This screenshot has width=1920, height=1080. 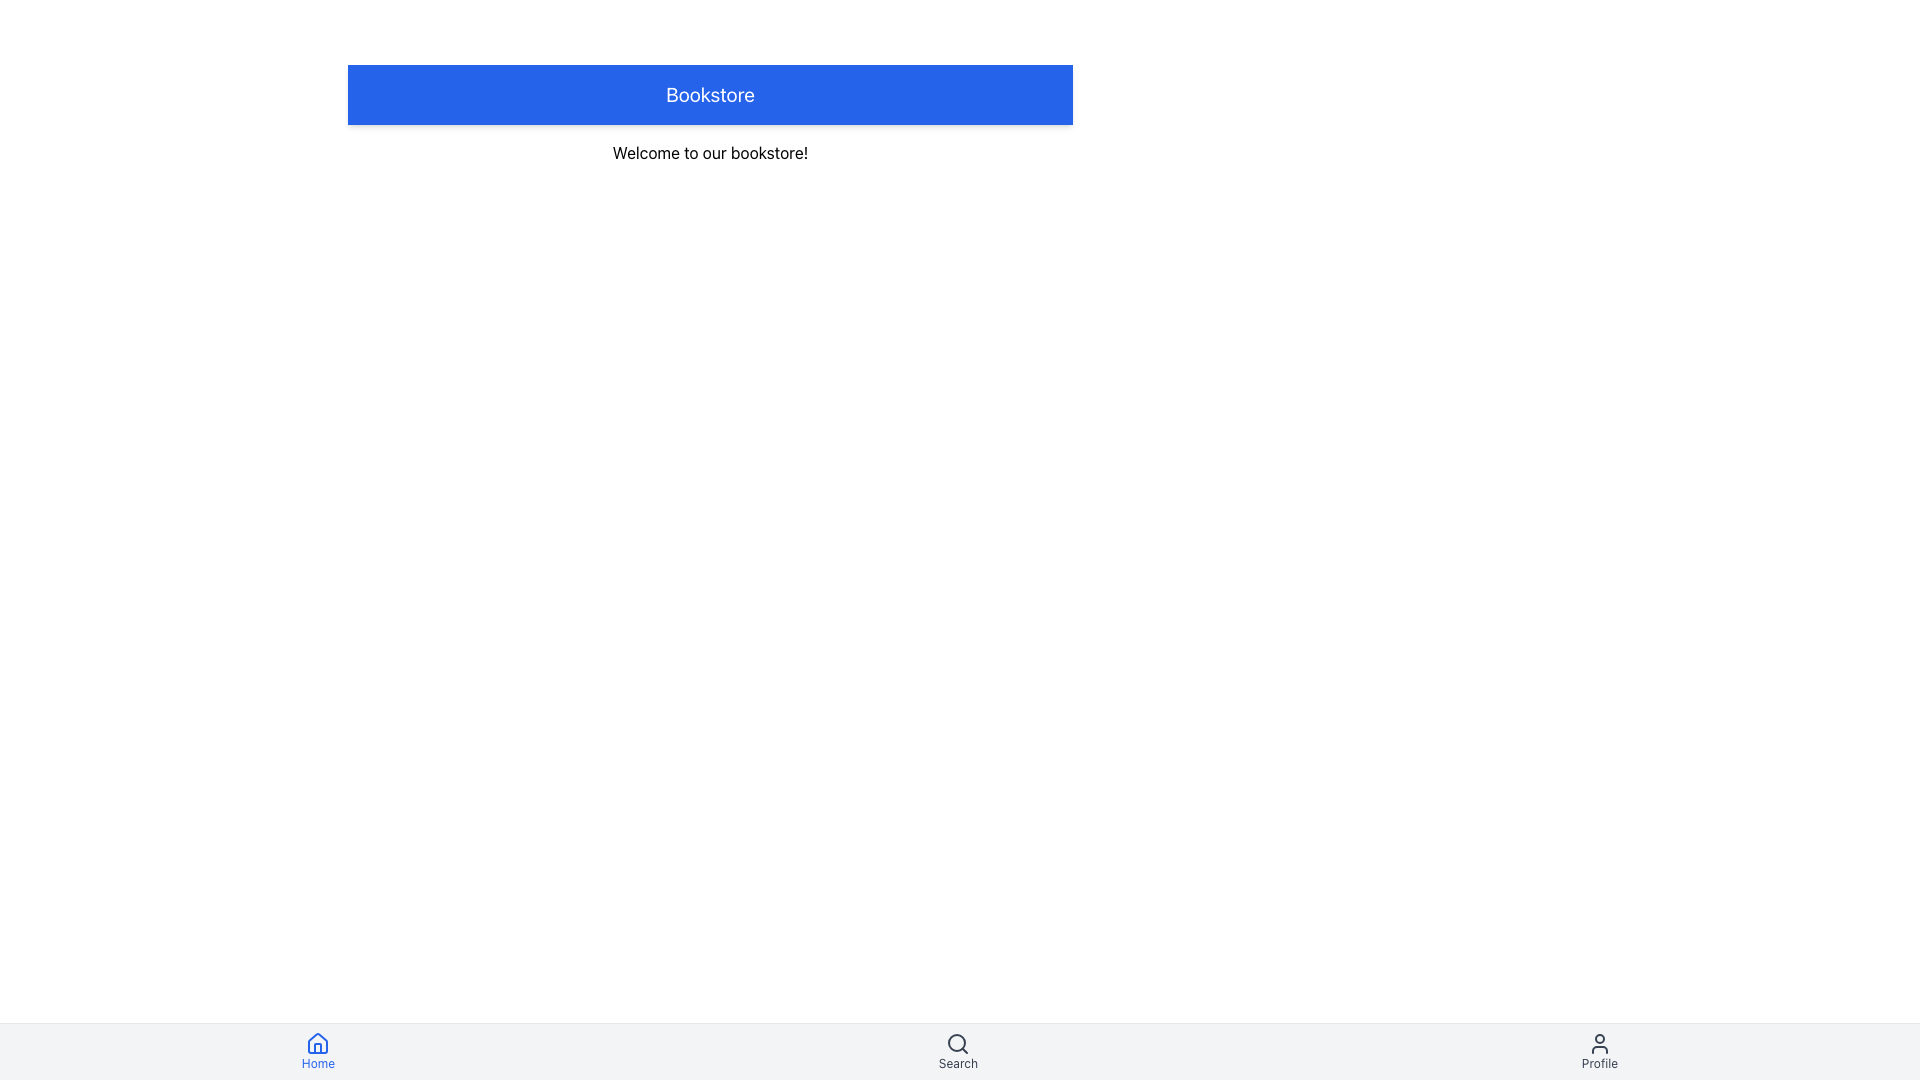 What do you see at coordinates (957, 1043) in the screenshot?
I see `the magnifying glass icon in the bottom navigation bar` at bounding box center [957, 1043].